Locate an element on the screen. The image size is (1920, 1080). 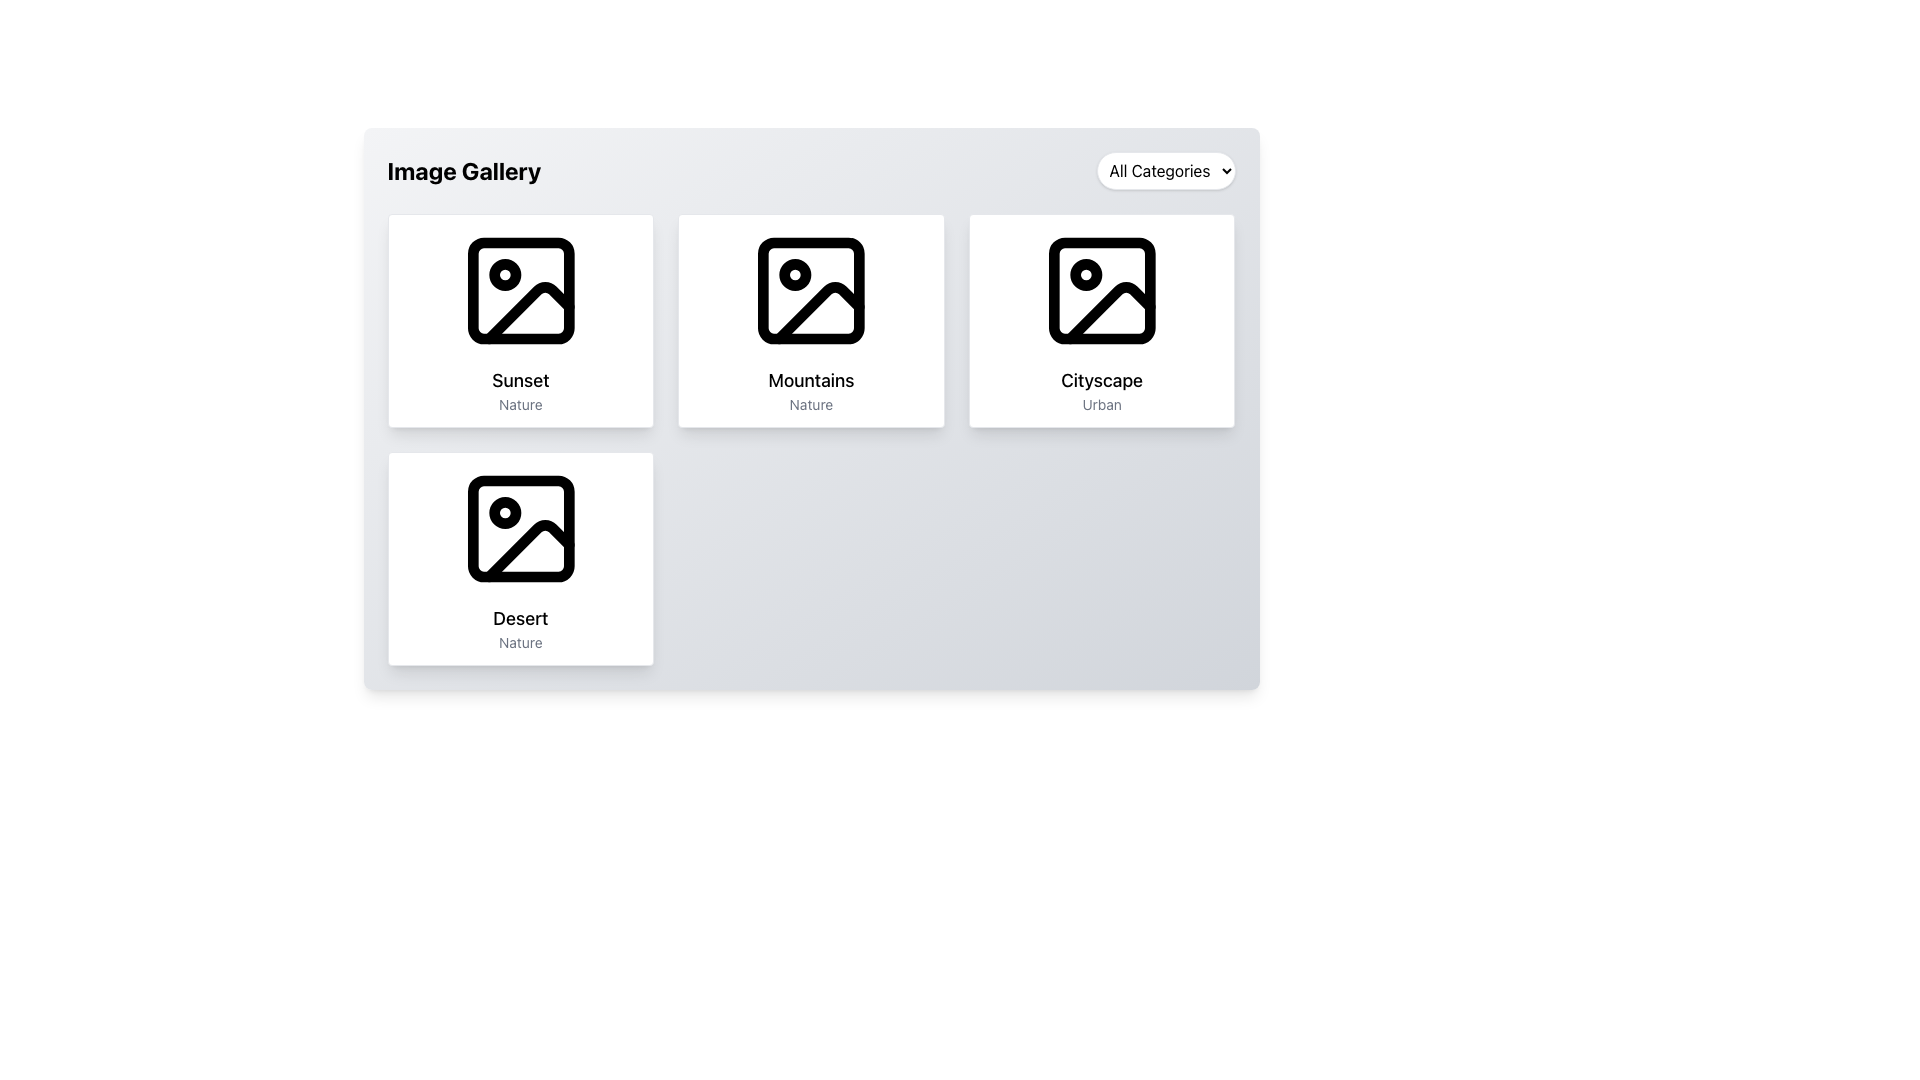
the small black circular point in the 'Sunset' gallery item located in the first row, first column of the image grid is located at coordinates (504, 274).